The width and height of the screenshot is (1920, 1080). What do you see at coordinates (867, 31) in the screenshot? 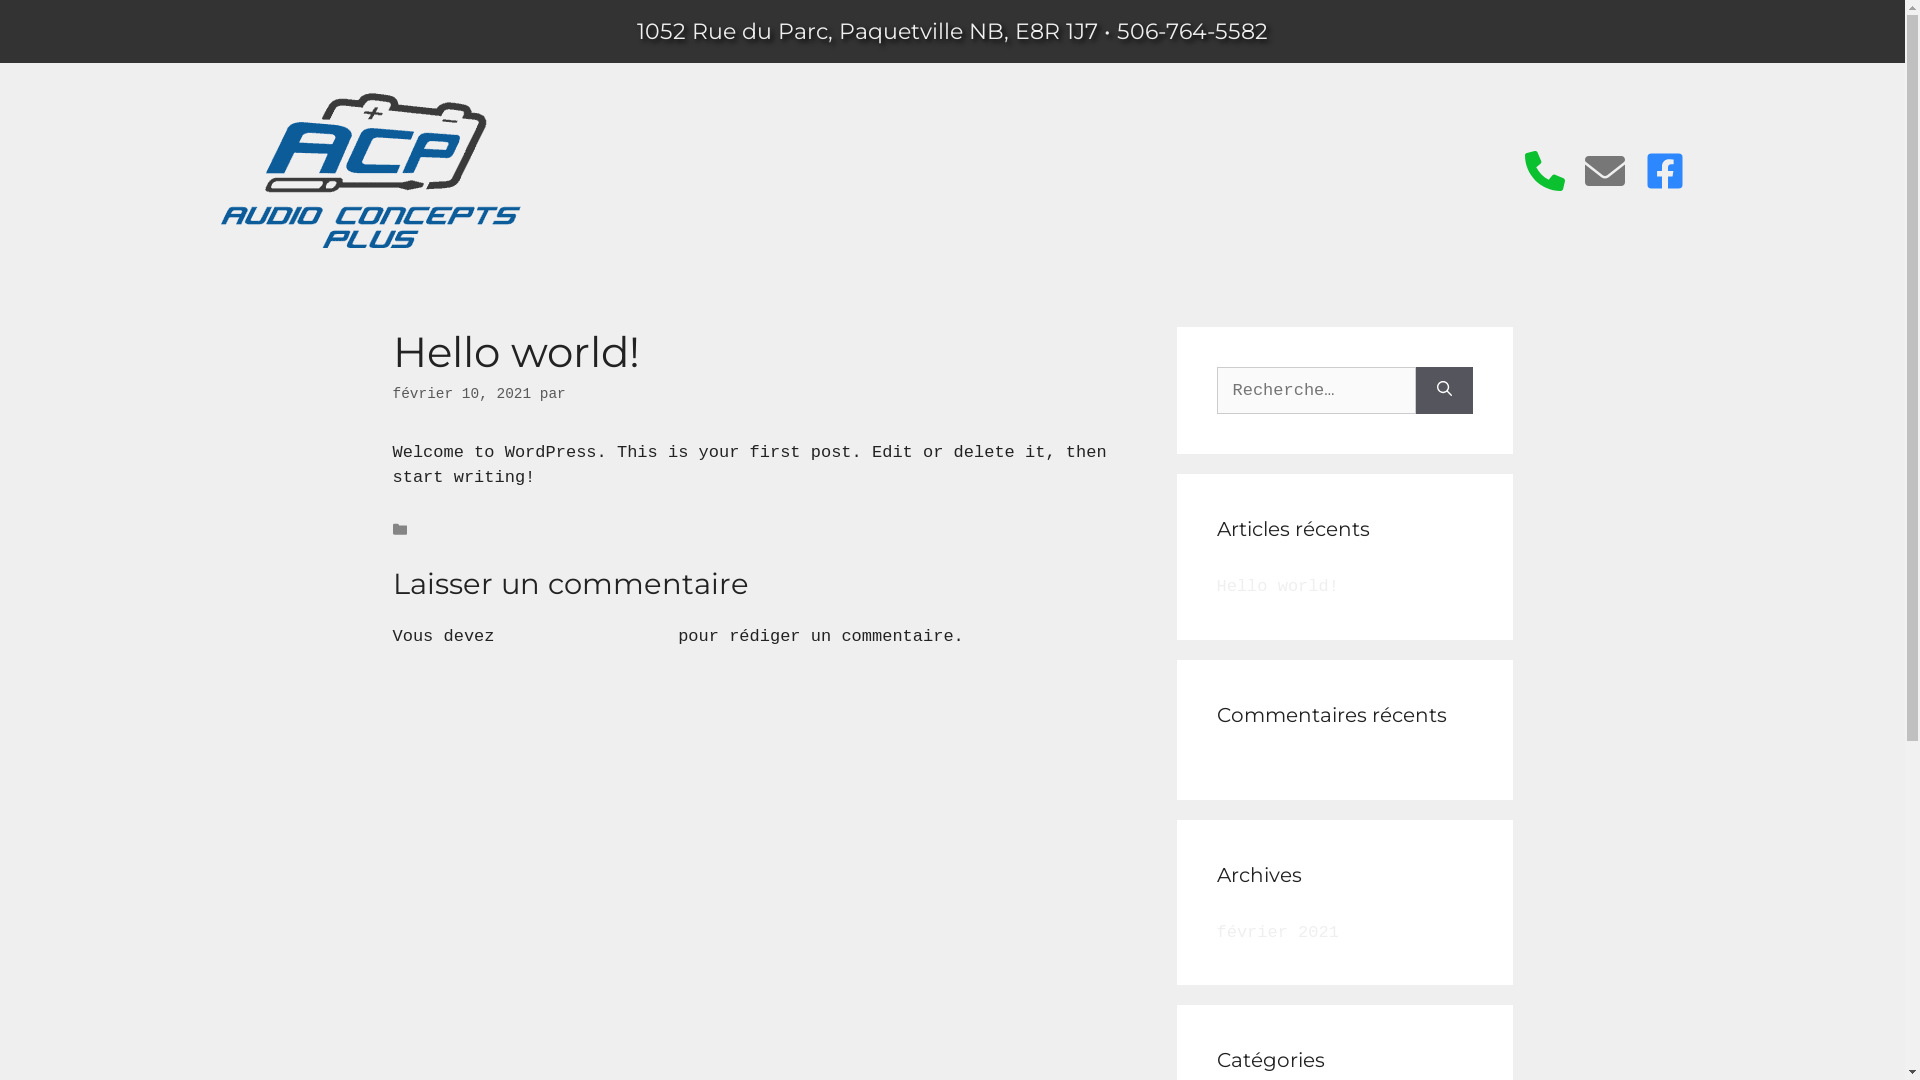
I see `'1052 Rue du Parc, Paquetville NB, E8R 1J7'` at bounding box center [867, 31].